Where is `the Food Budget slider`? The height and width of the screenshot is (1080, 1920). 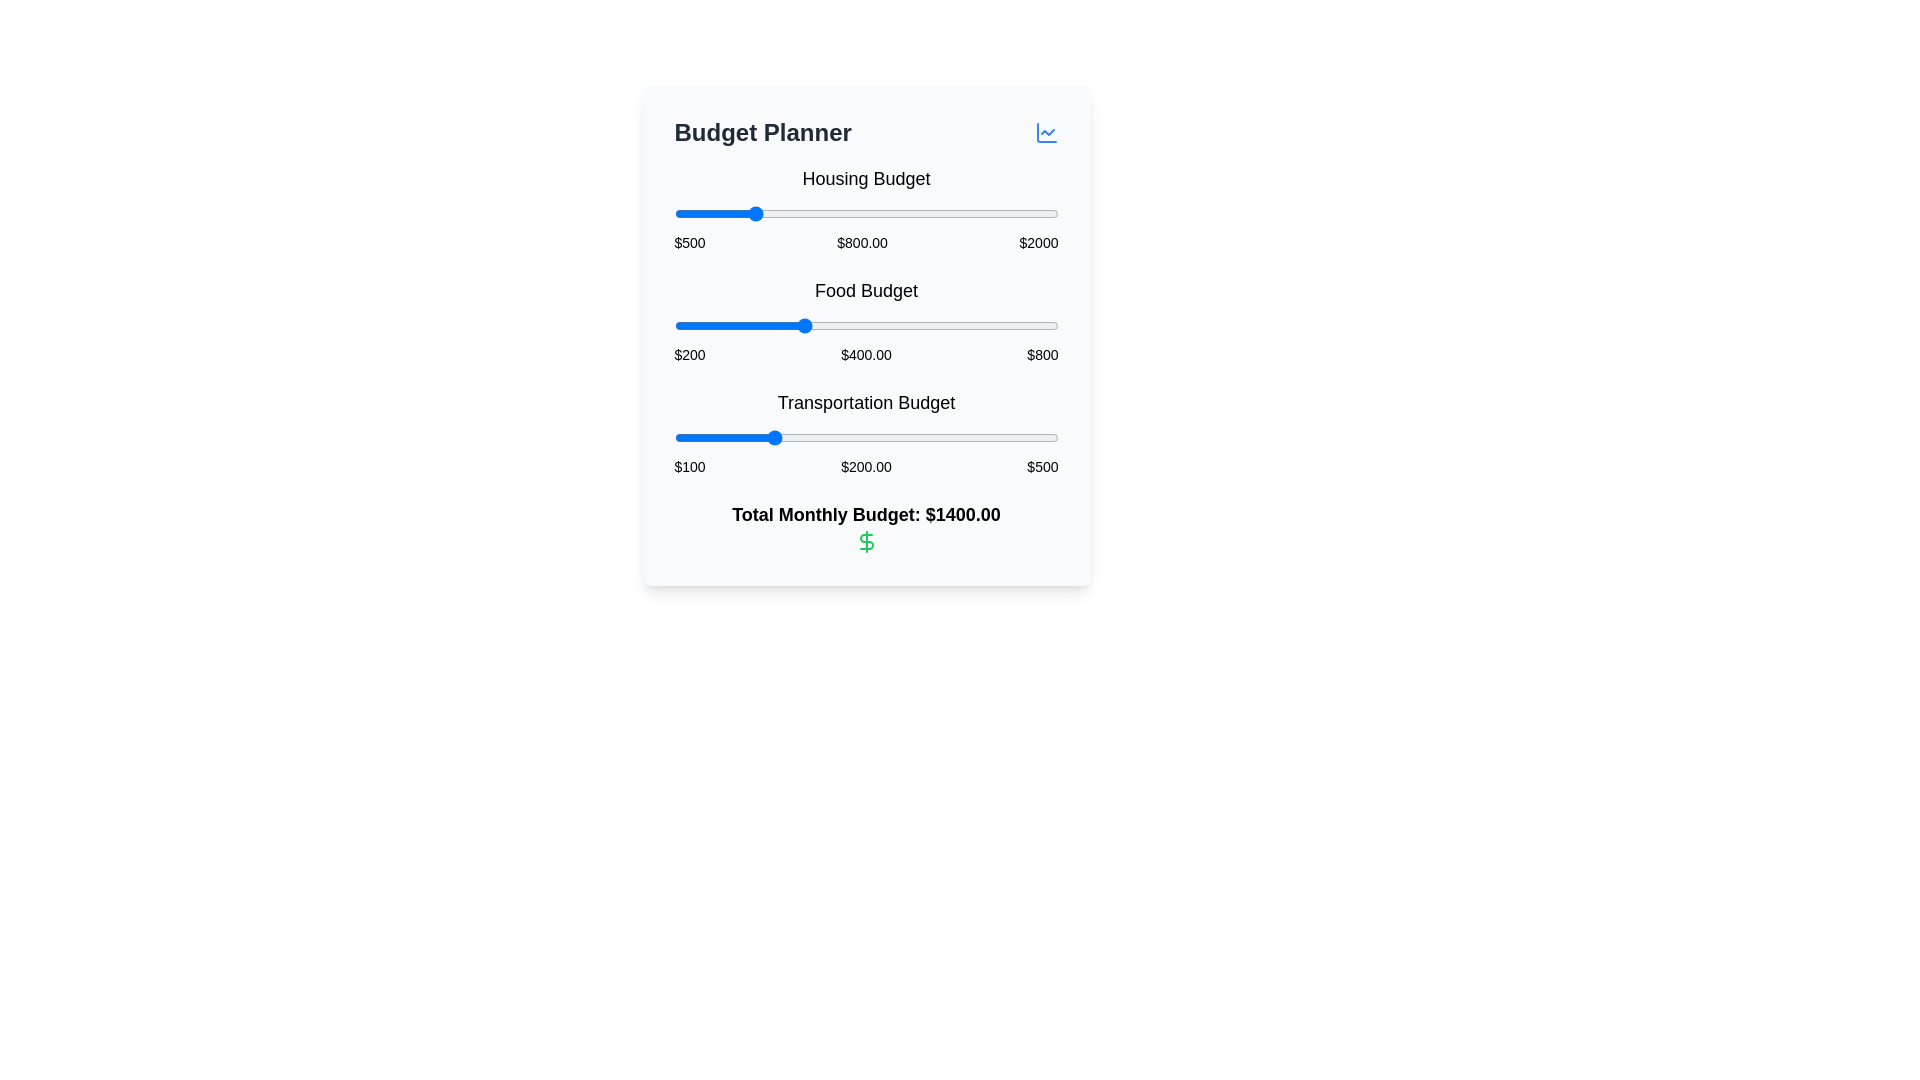 the Food Budget slider is located at coordinates (854, 325).